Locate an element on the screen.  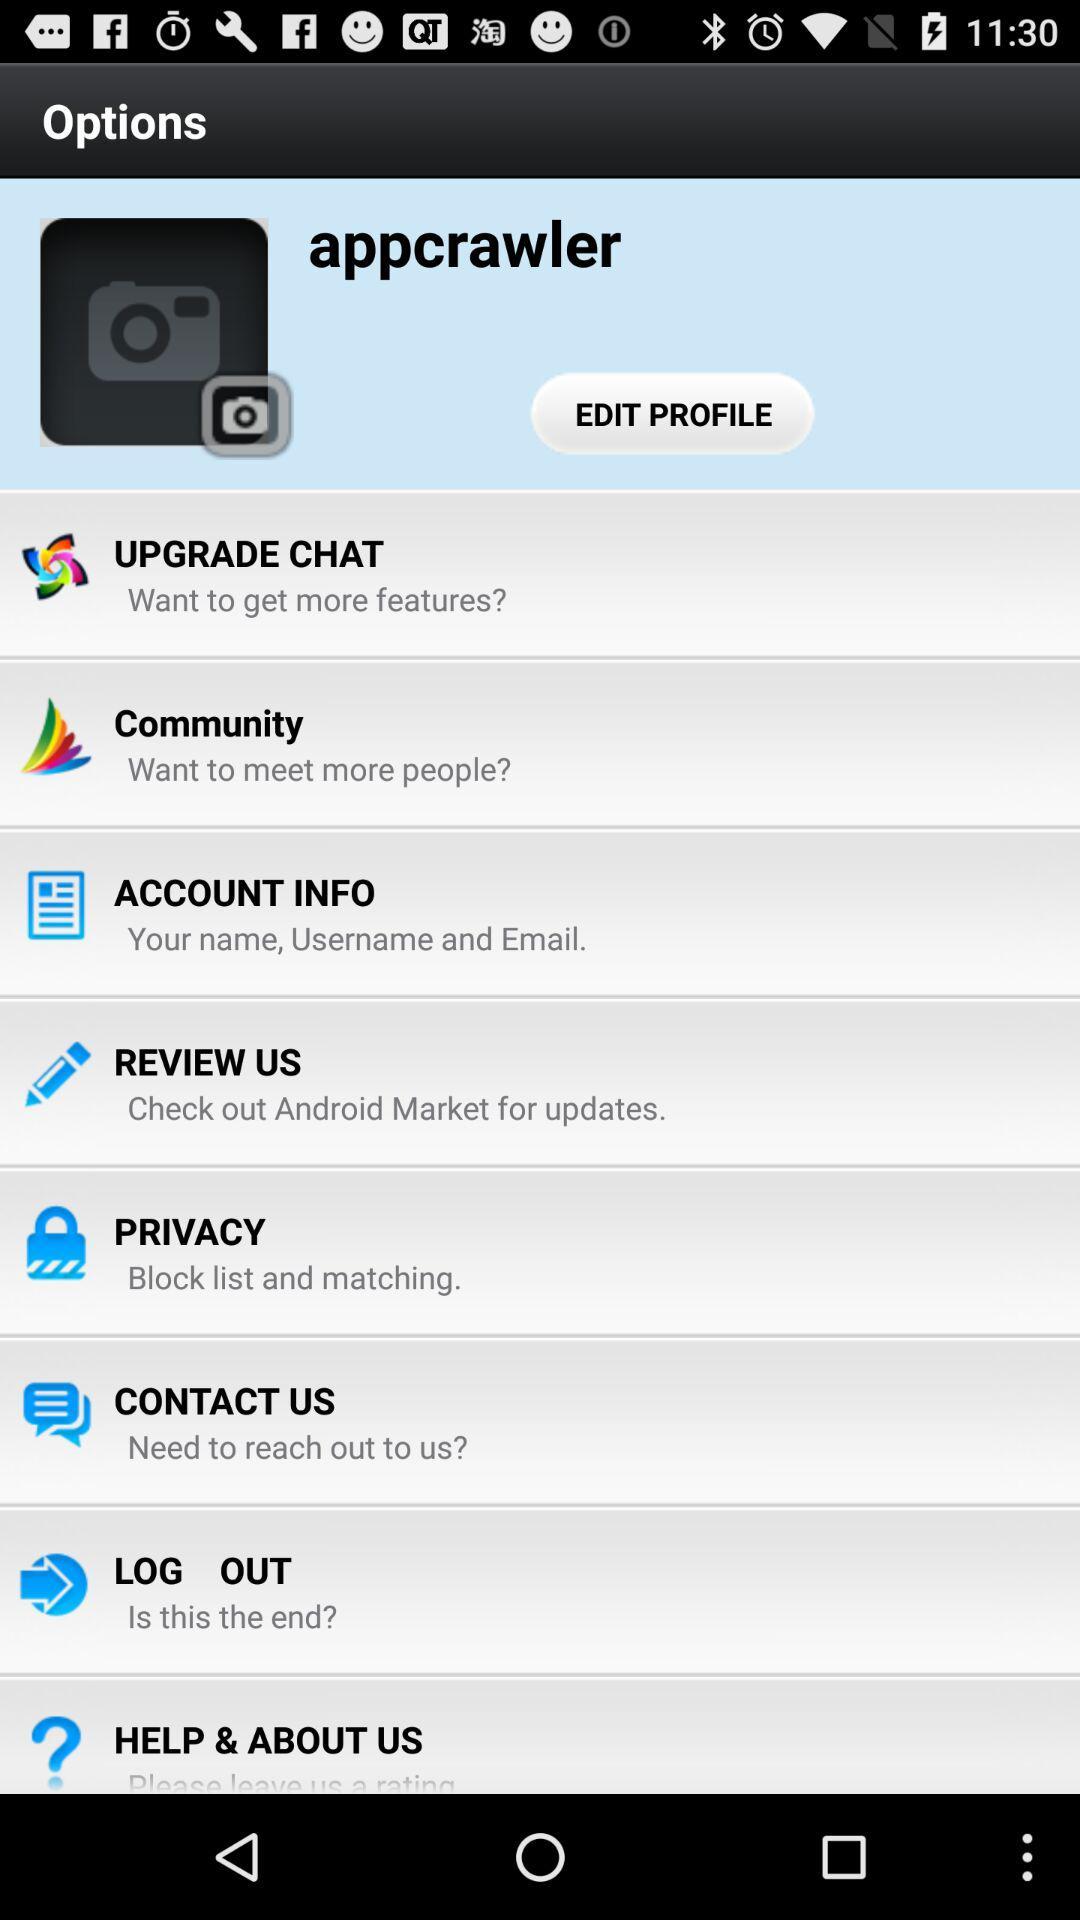
the item below the options item is located at coordinates (153, 332).